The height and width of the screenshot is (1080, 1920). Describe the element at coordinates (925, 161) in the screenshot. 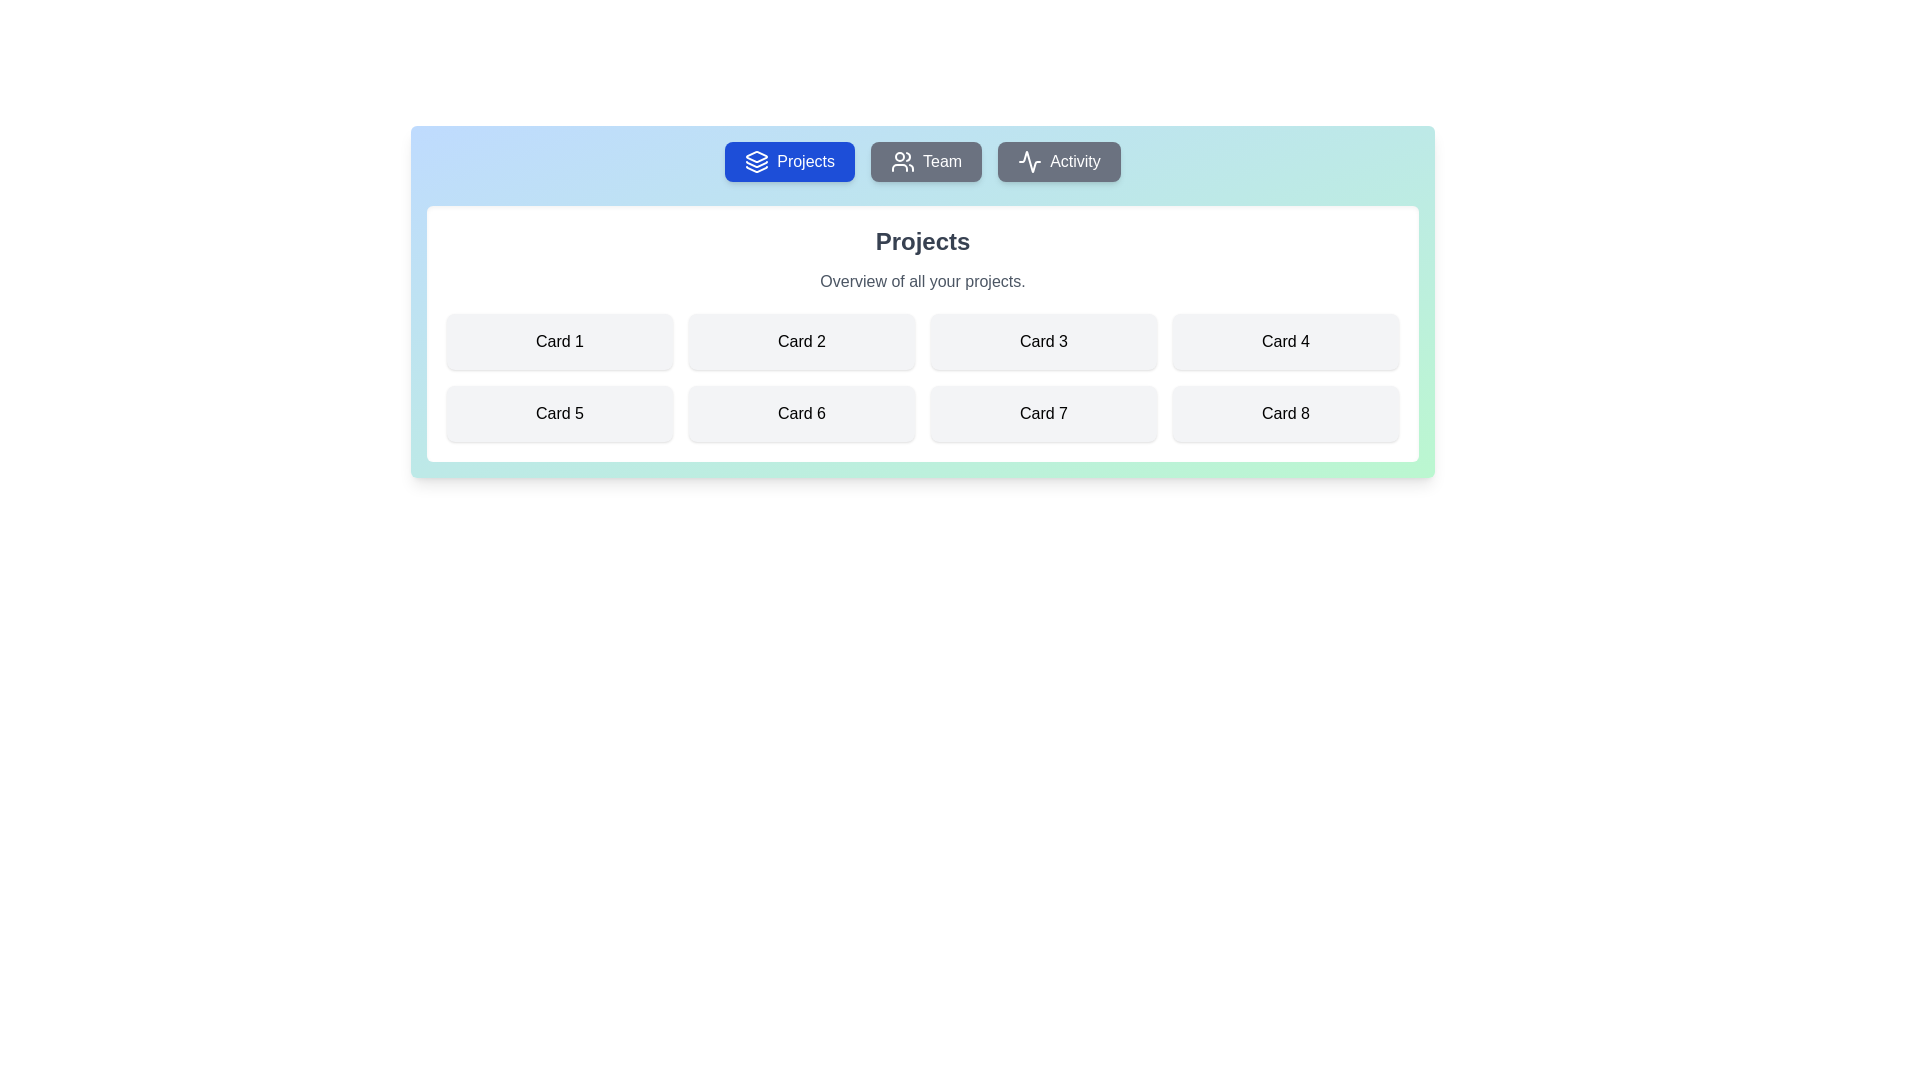

I see `the Team tab by clicking on its corresponding button` at that location.